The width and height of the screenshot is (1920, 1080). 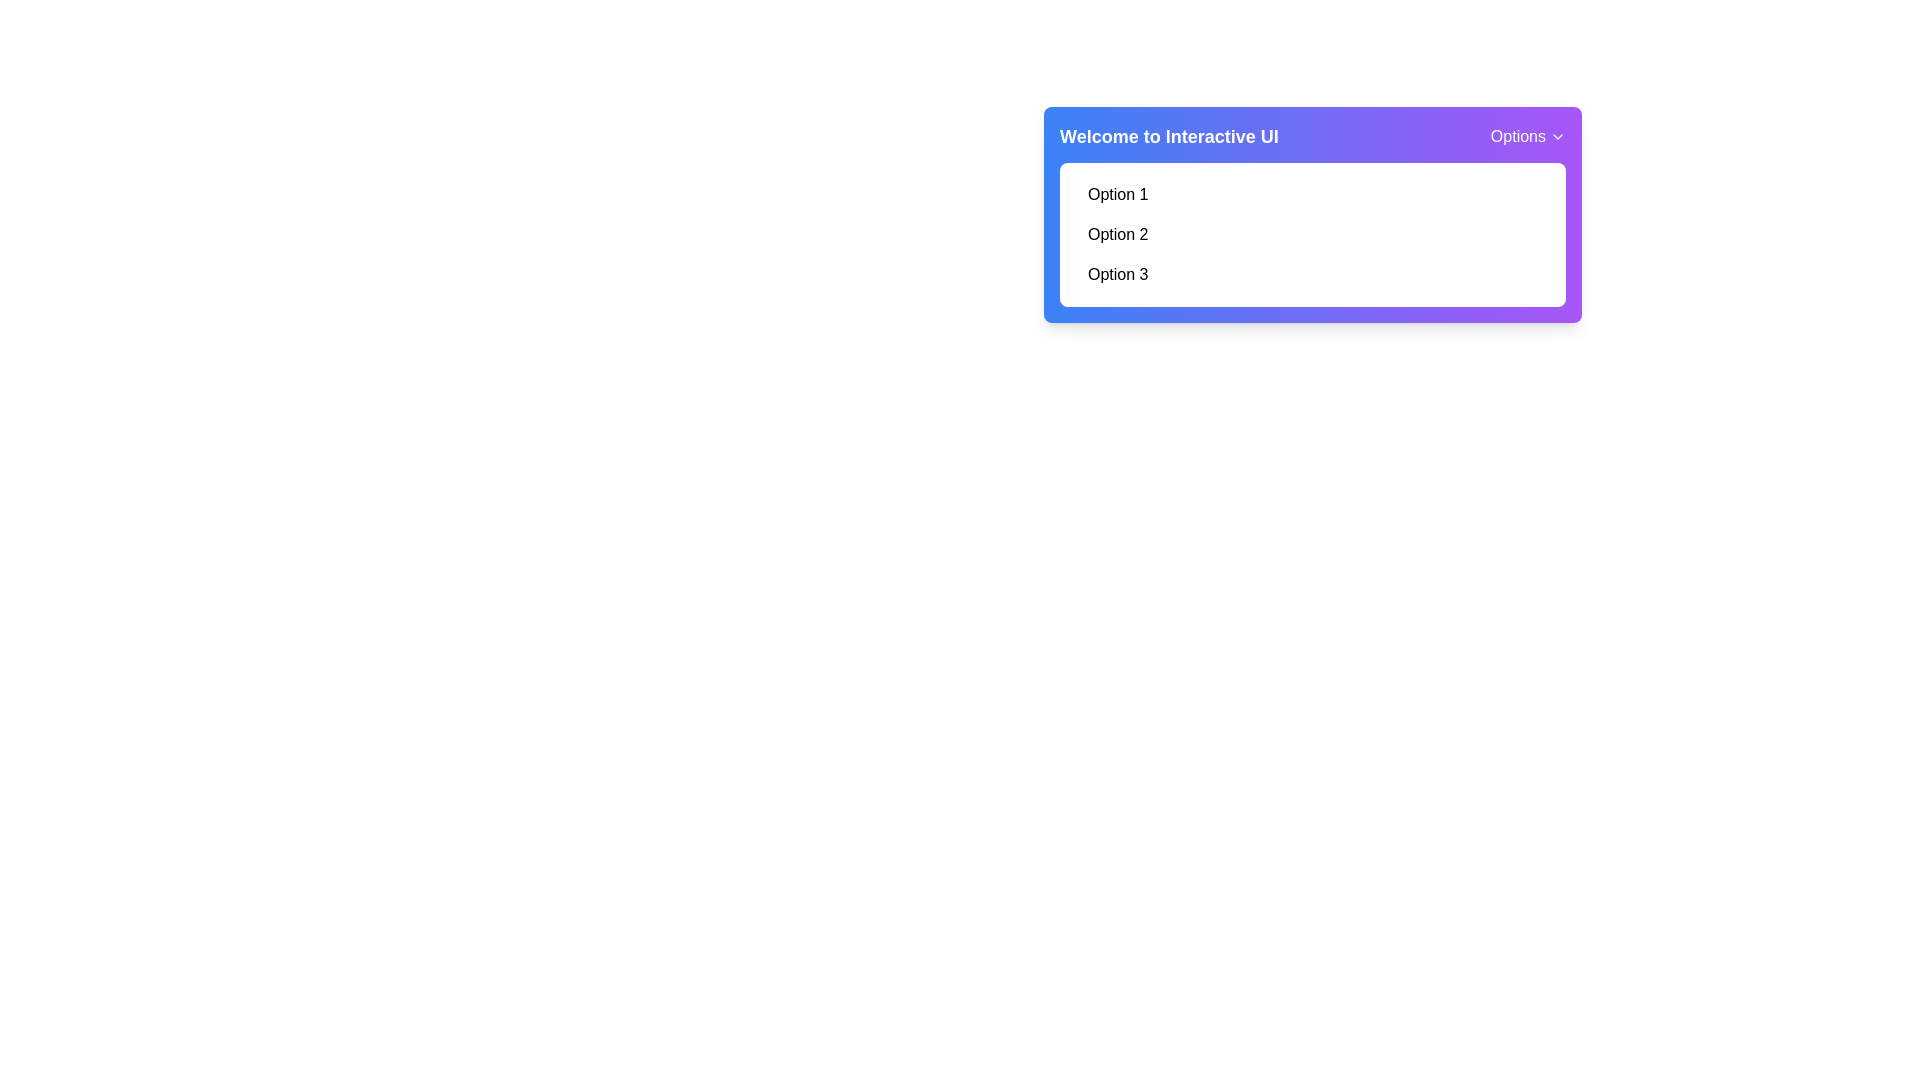 What do you see at coordinates (1313, 195) in the screenshot?
I see `the first selectable list item labeled 'Option 1'` at bounding box center [1313, 195].